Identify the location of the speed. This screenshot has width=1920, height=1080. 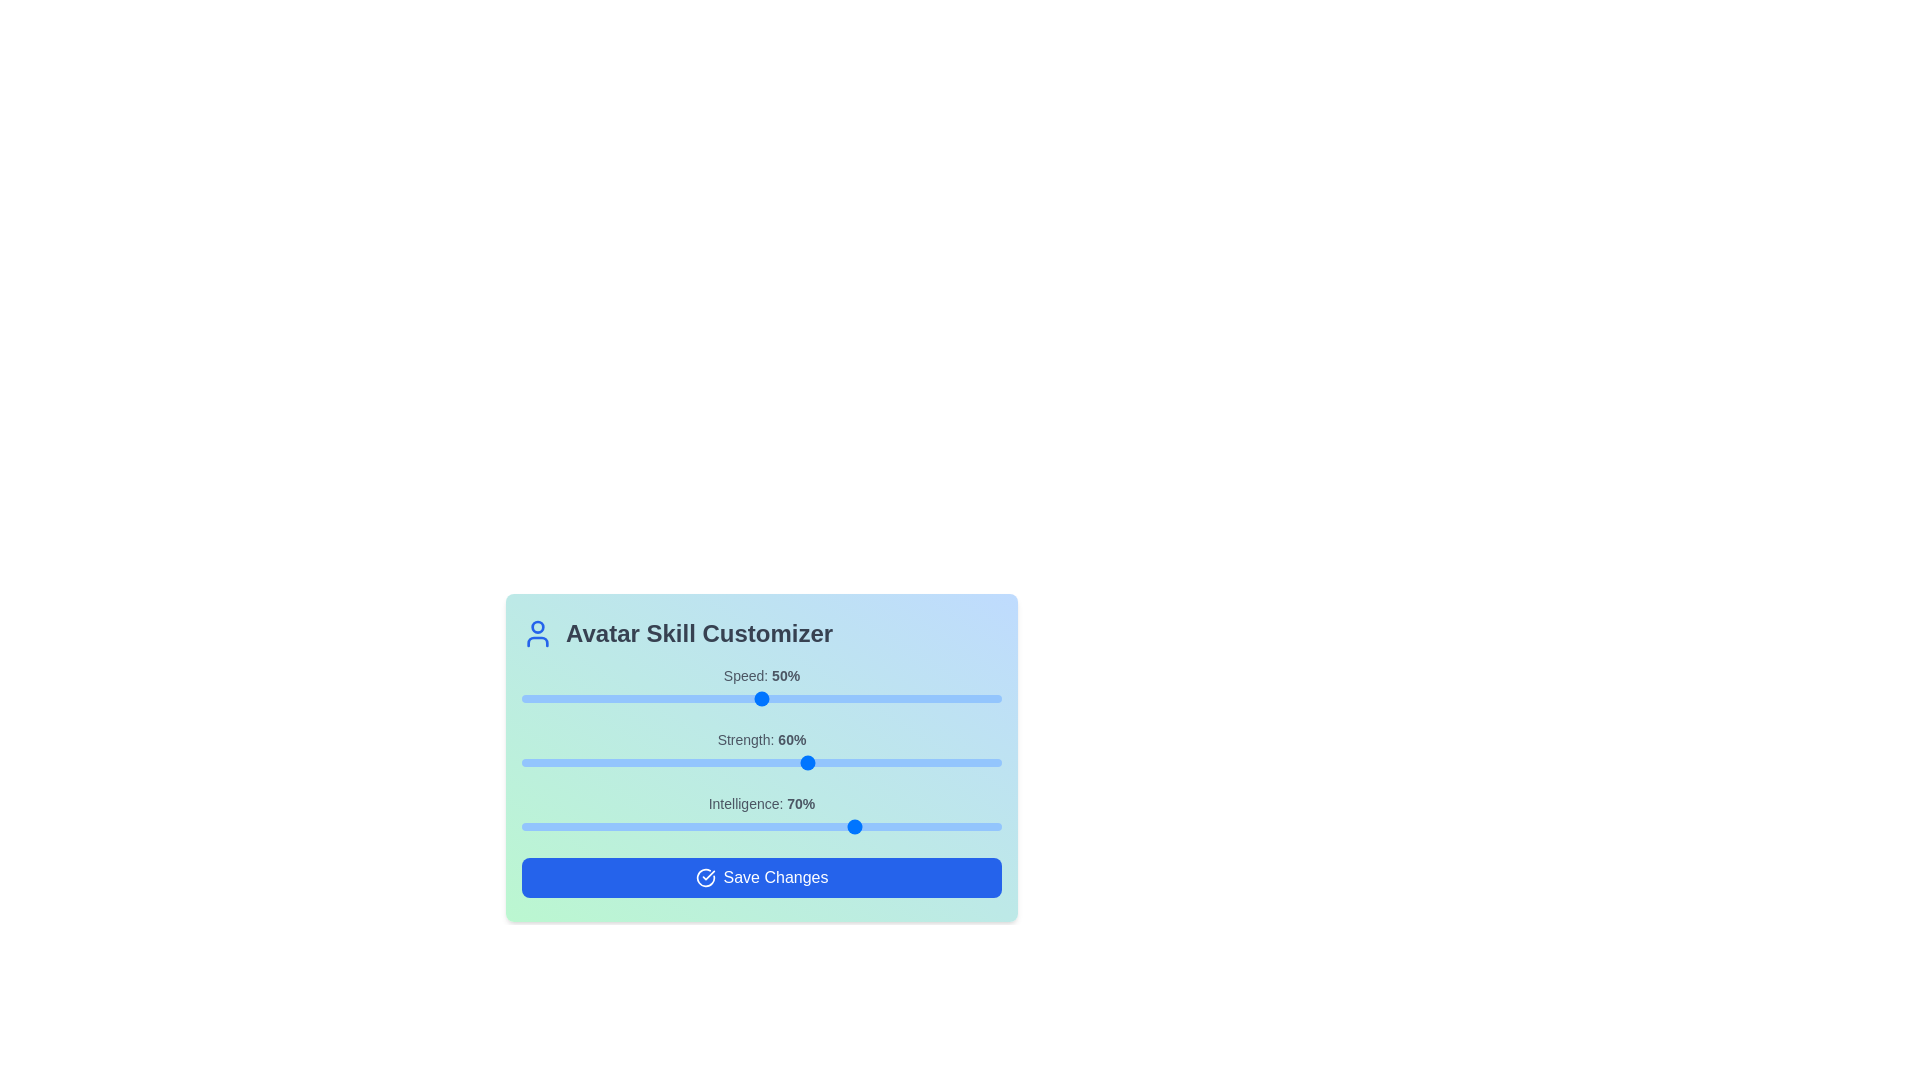
(838, 697).